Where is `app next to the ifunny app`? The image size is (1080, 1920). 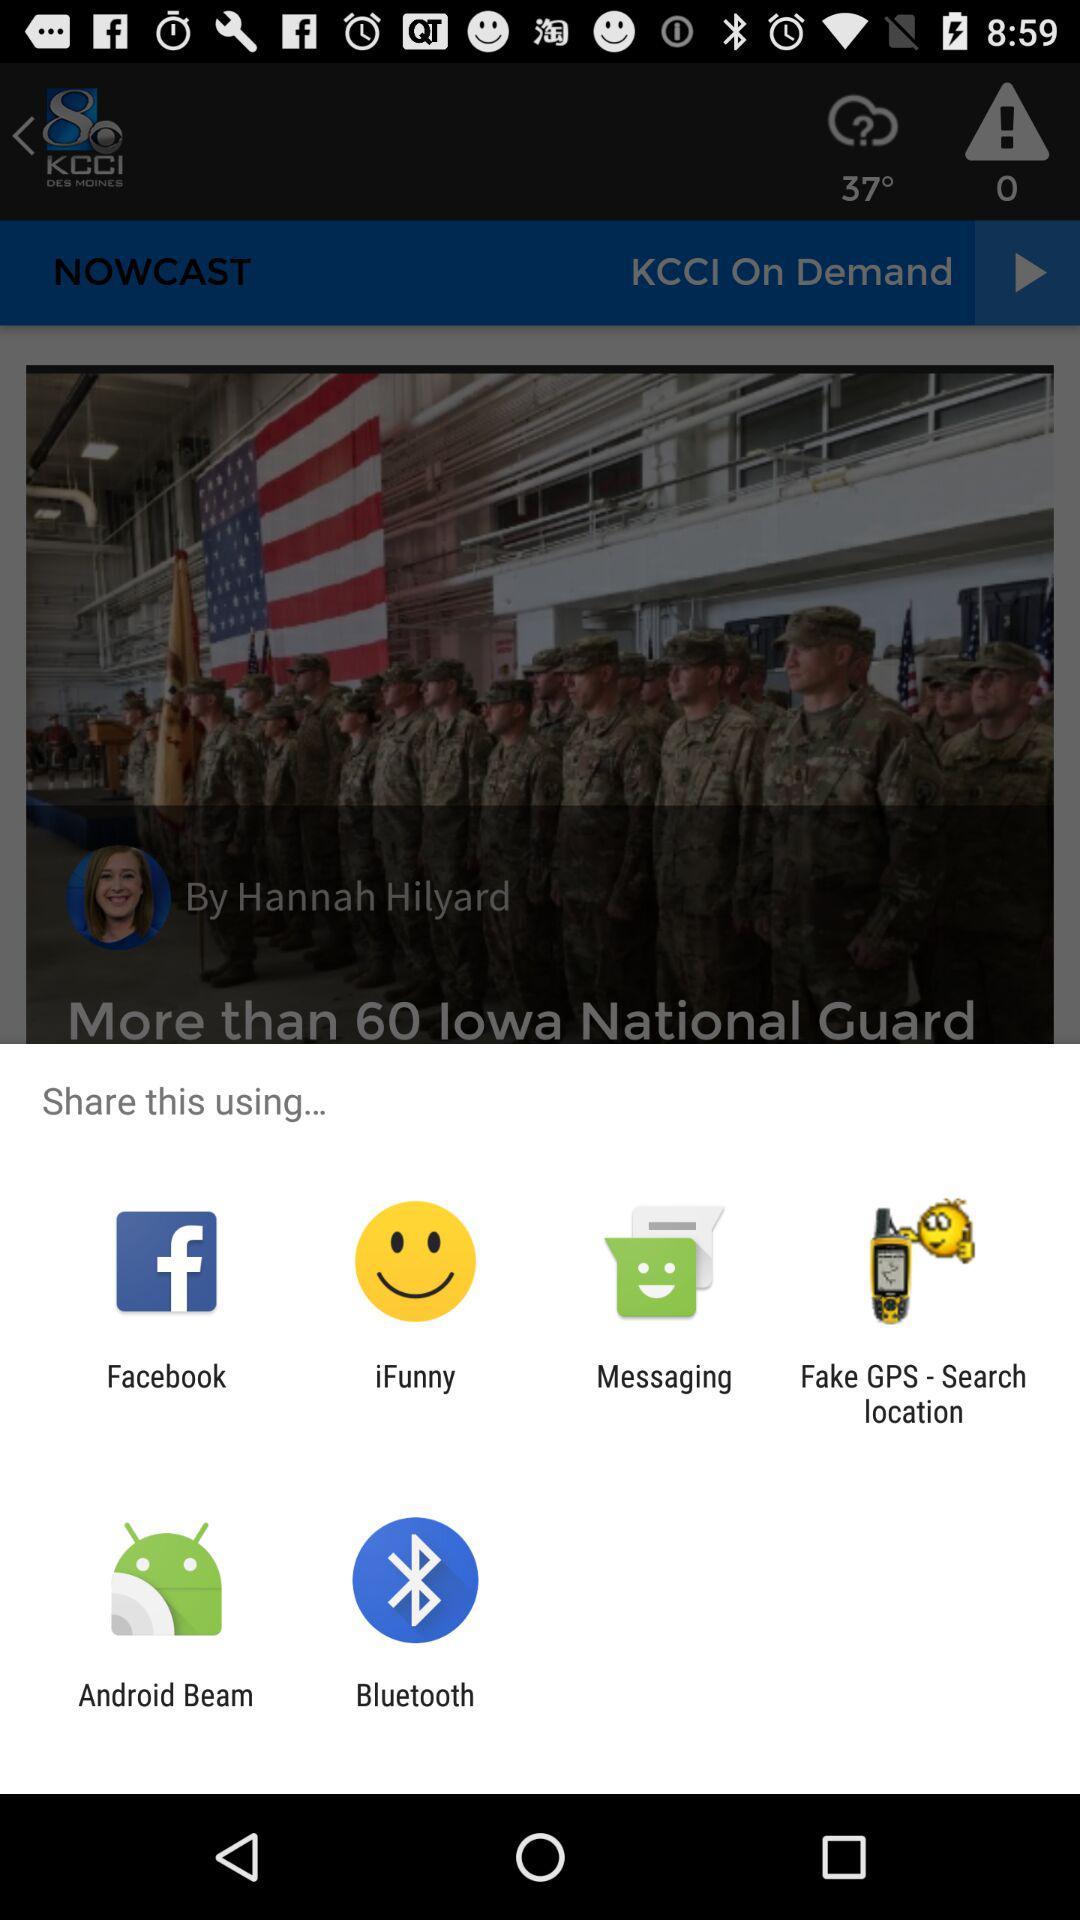
app next to the ifunny app is located at coordinates (664, 1392).